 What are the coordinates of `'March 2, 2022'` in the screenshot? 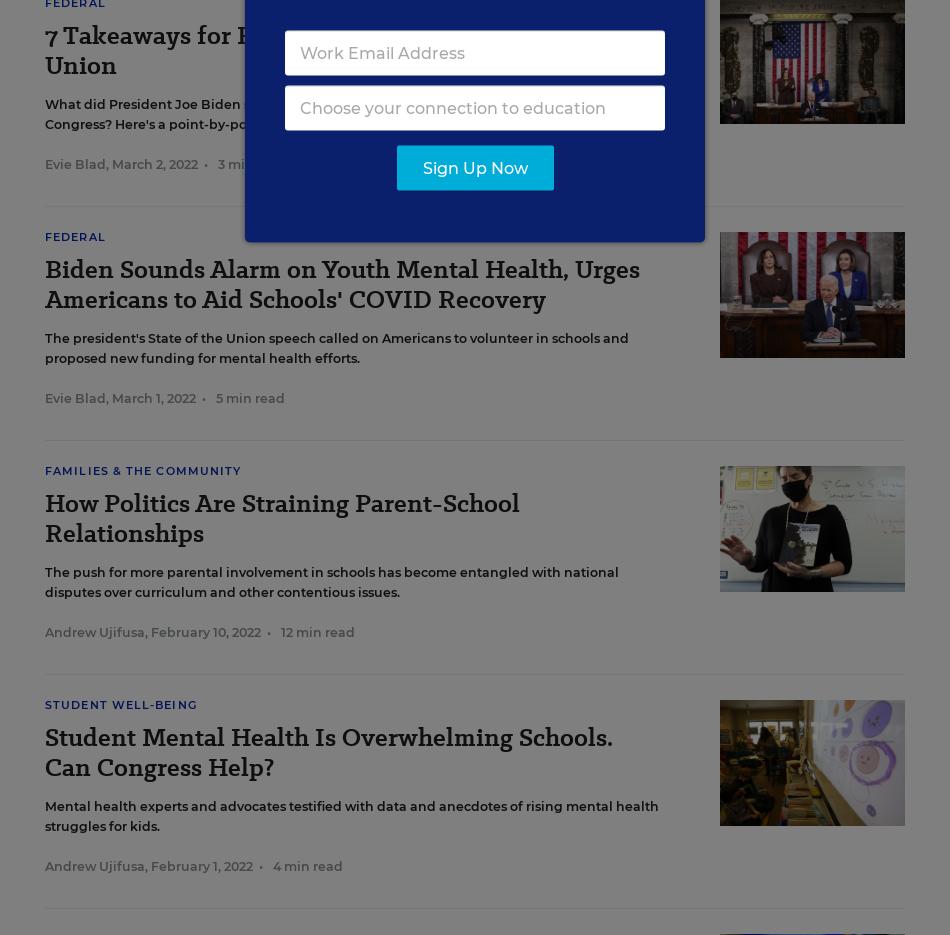 It's located at (155, 164).